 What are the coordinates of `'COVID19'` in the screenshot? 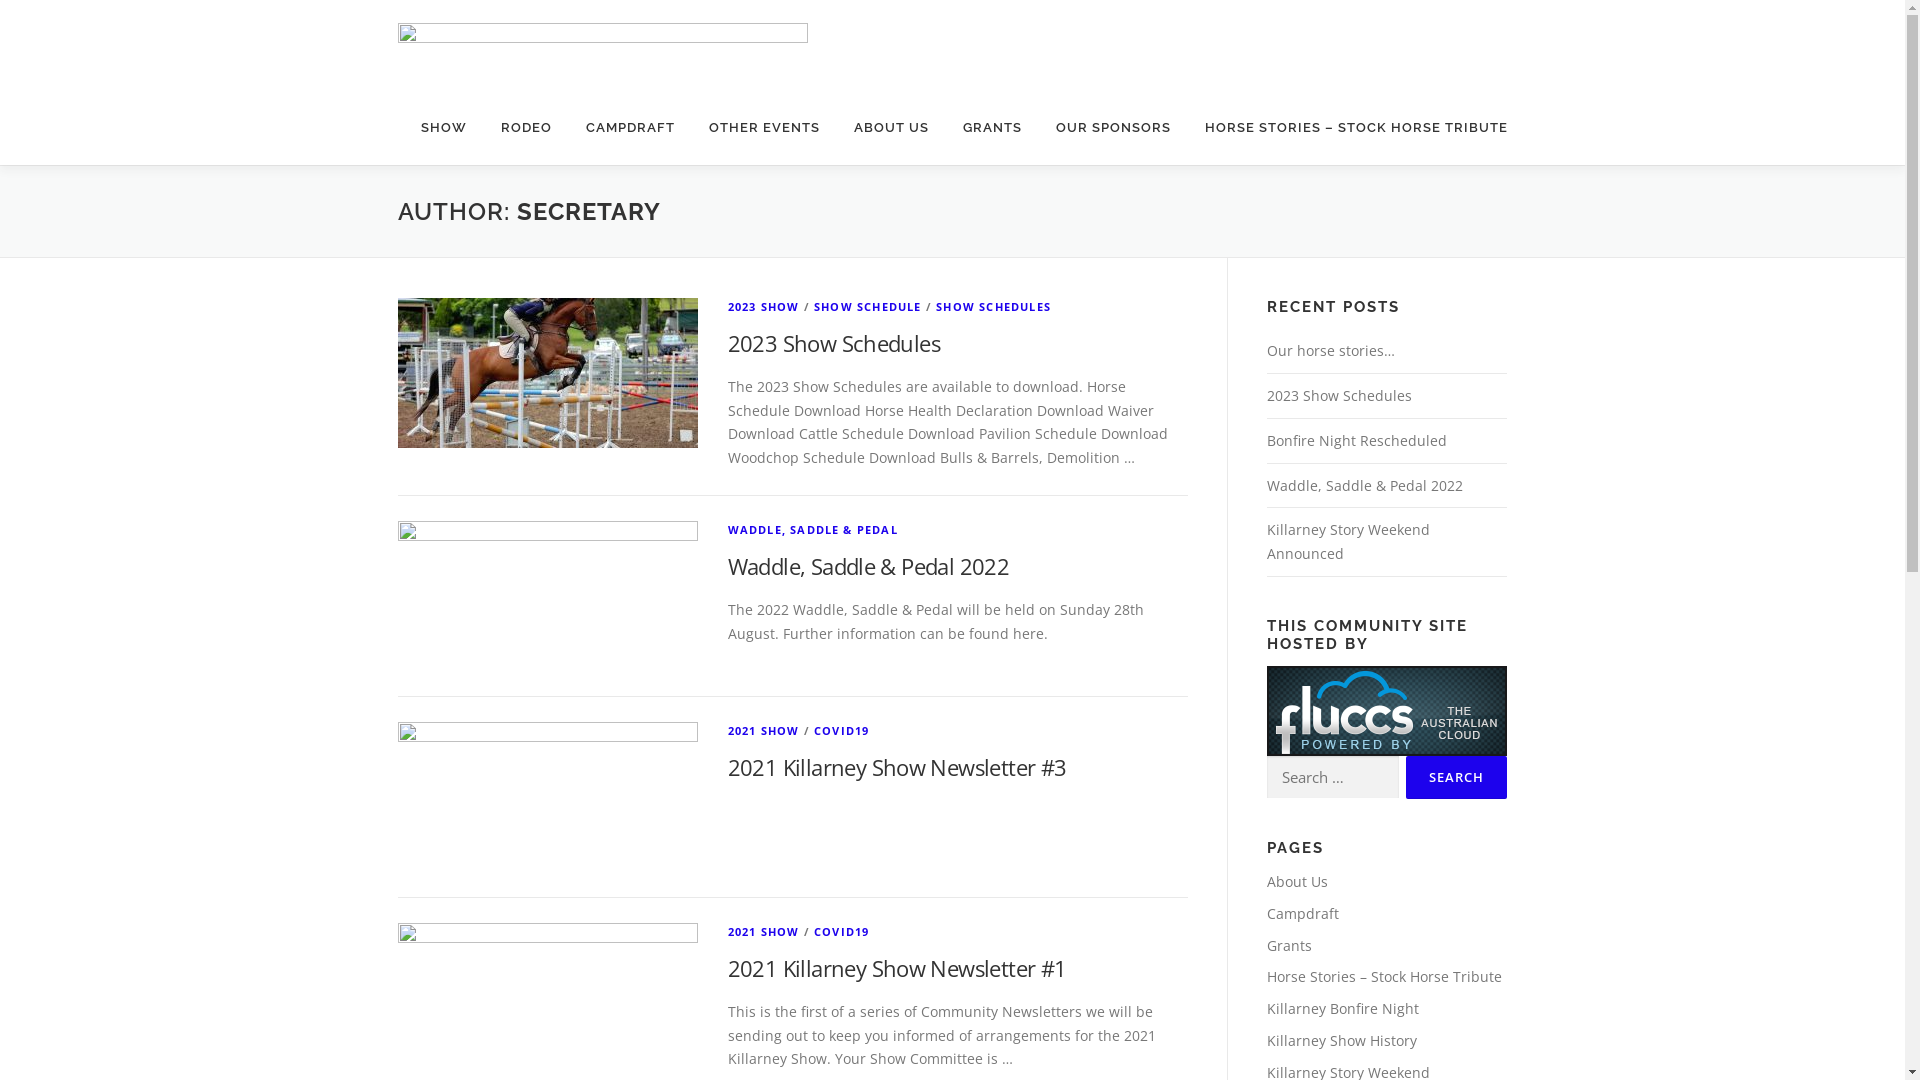 It's located at (841, 931).